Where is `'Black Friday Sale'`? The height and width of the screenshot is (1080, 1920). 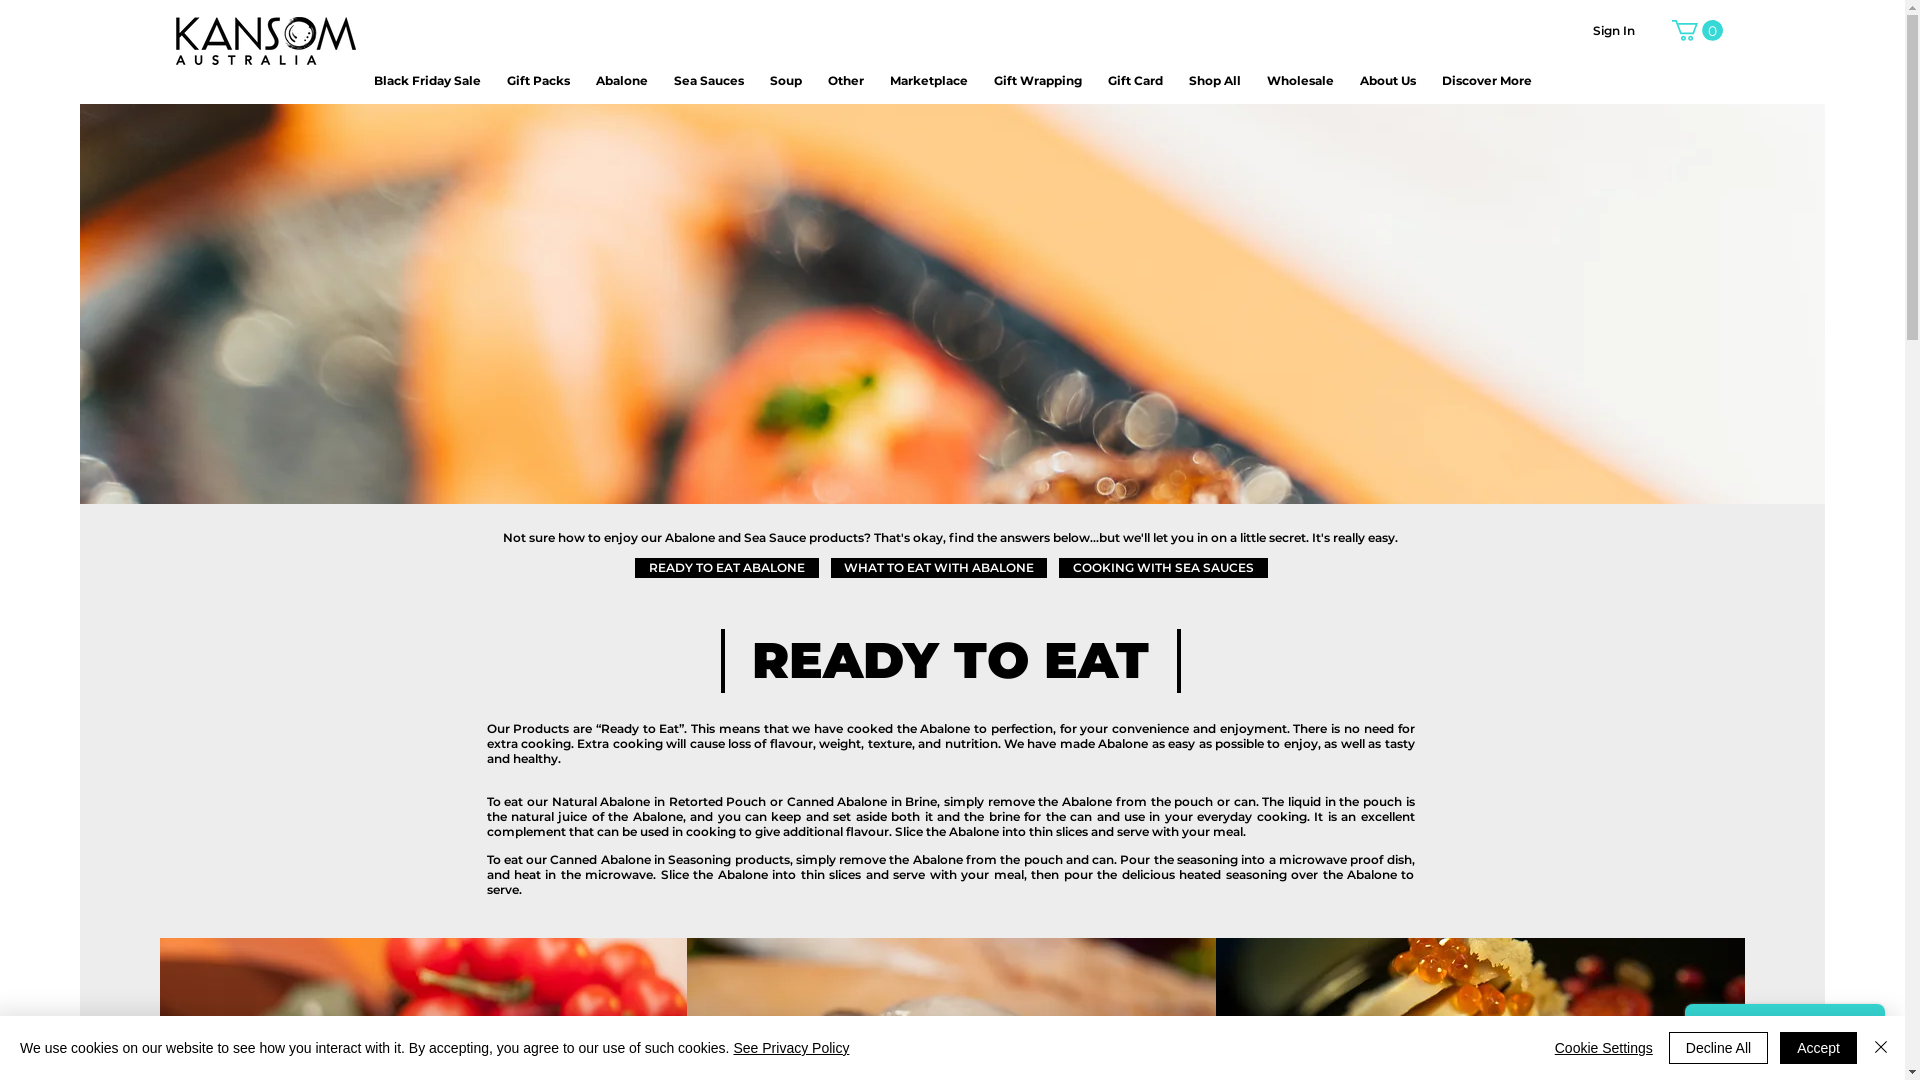
'Black Friday Sale' is located at coordinates (426, 79).